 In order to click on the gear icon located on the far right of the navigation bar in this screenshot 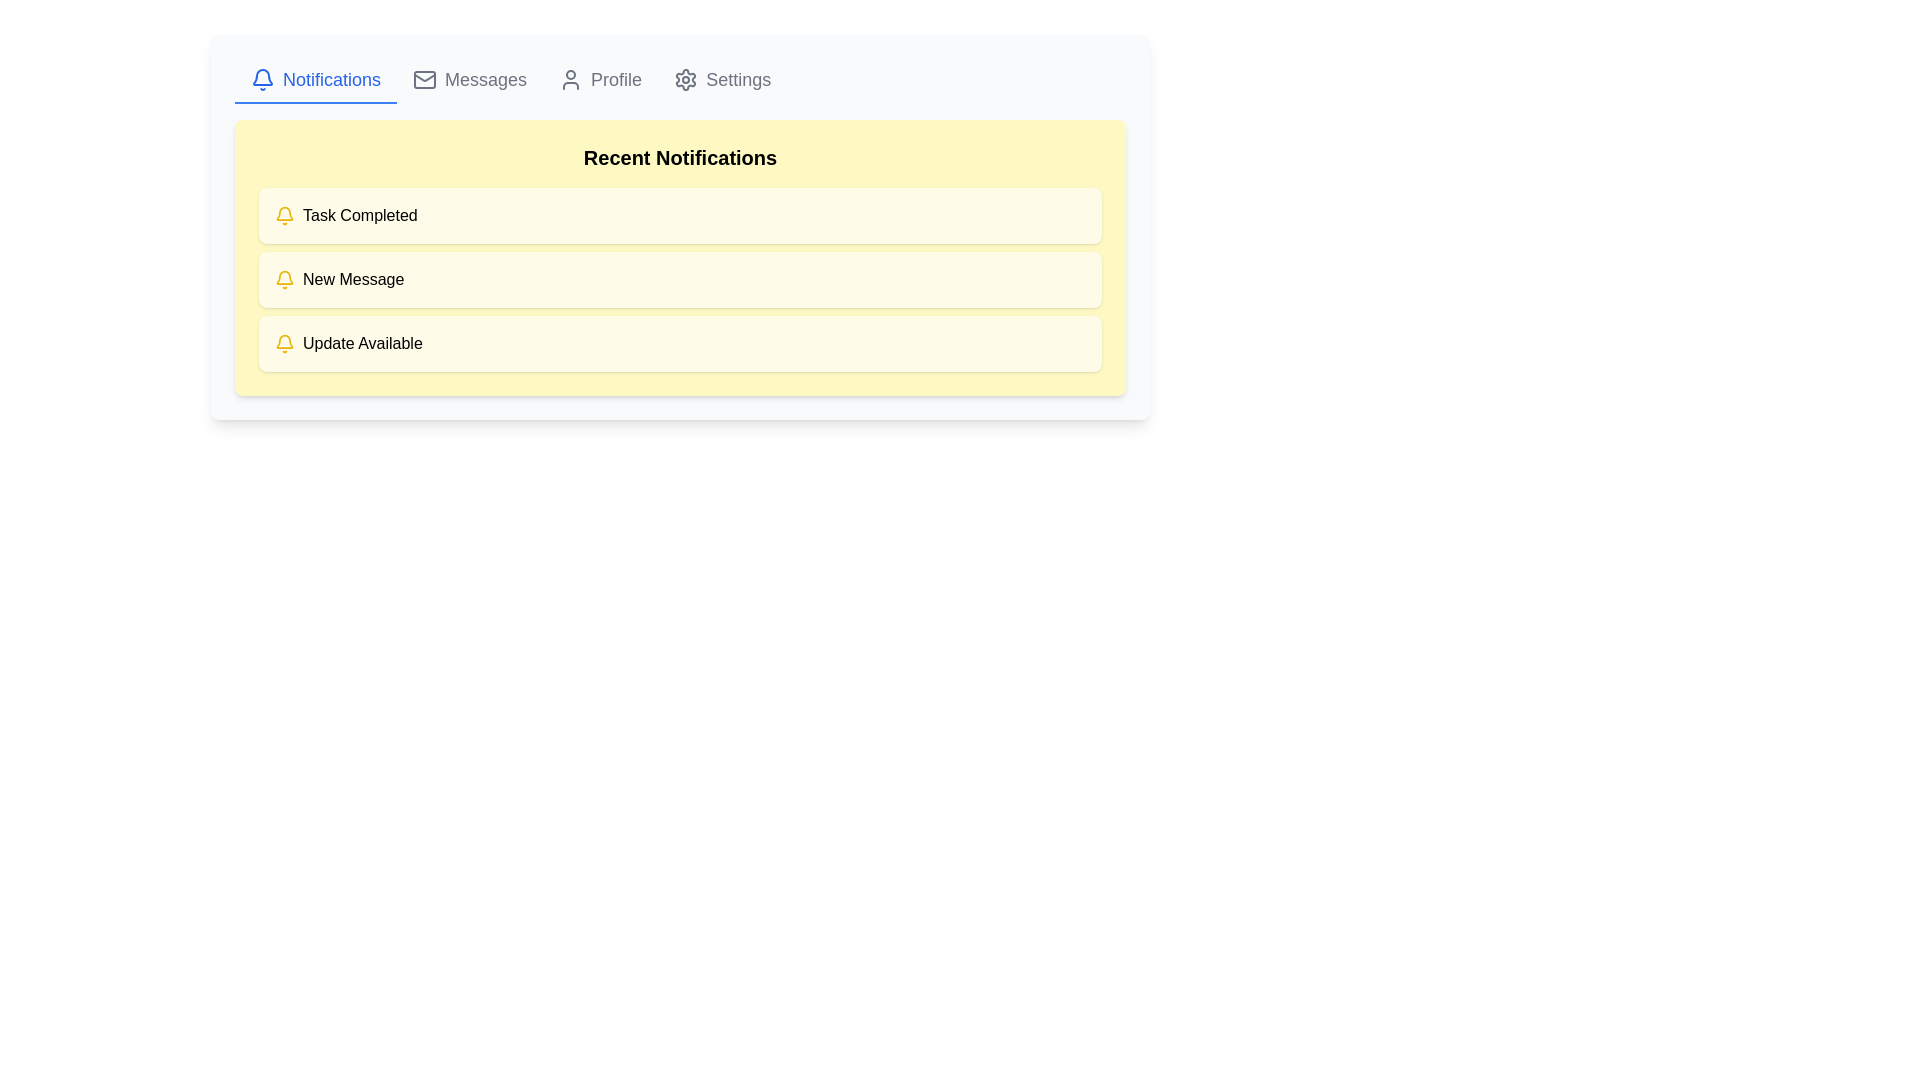, I will do `click(686, 79)`.